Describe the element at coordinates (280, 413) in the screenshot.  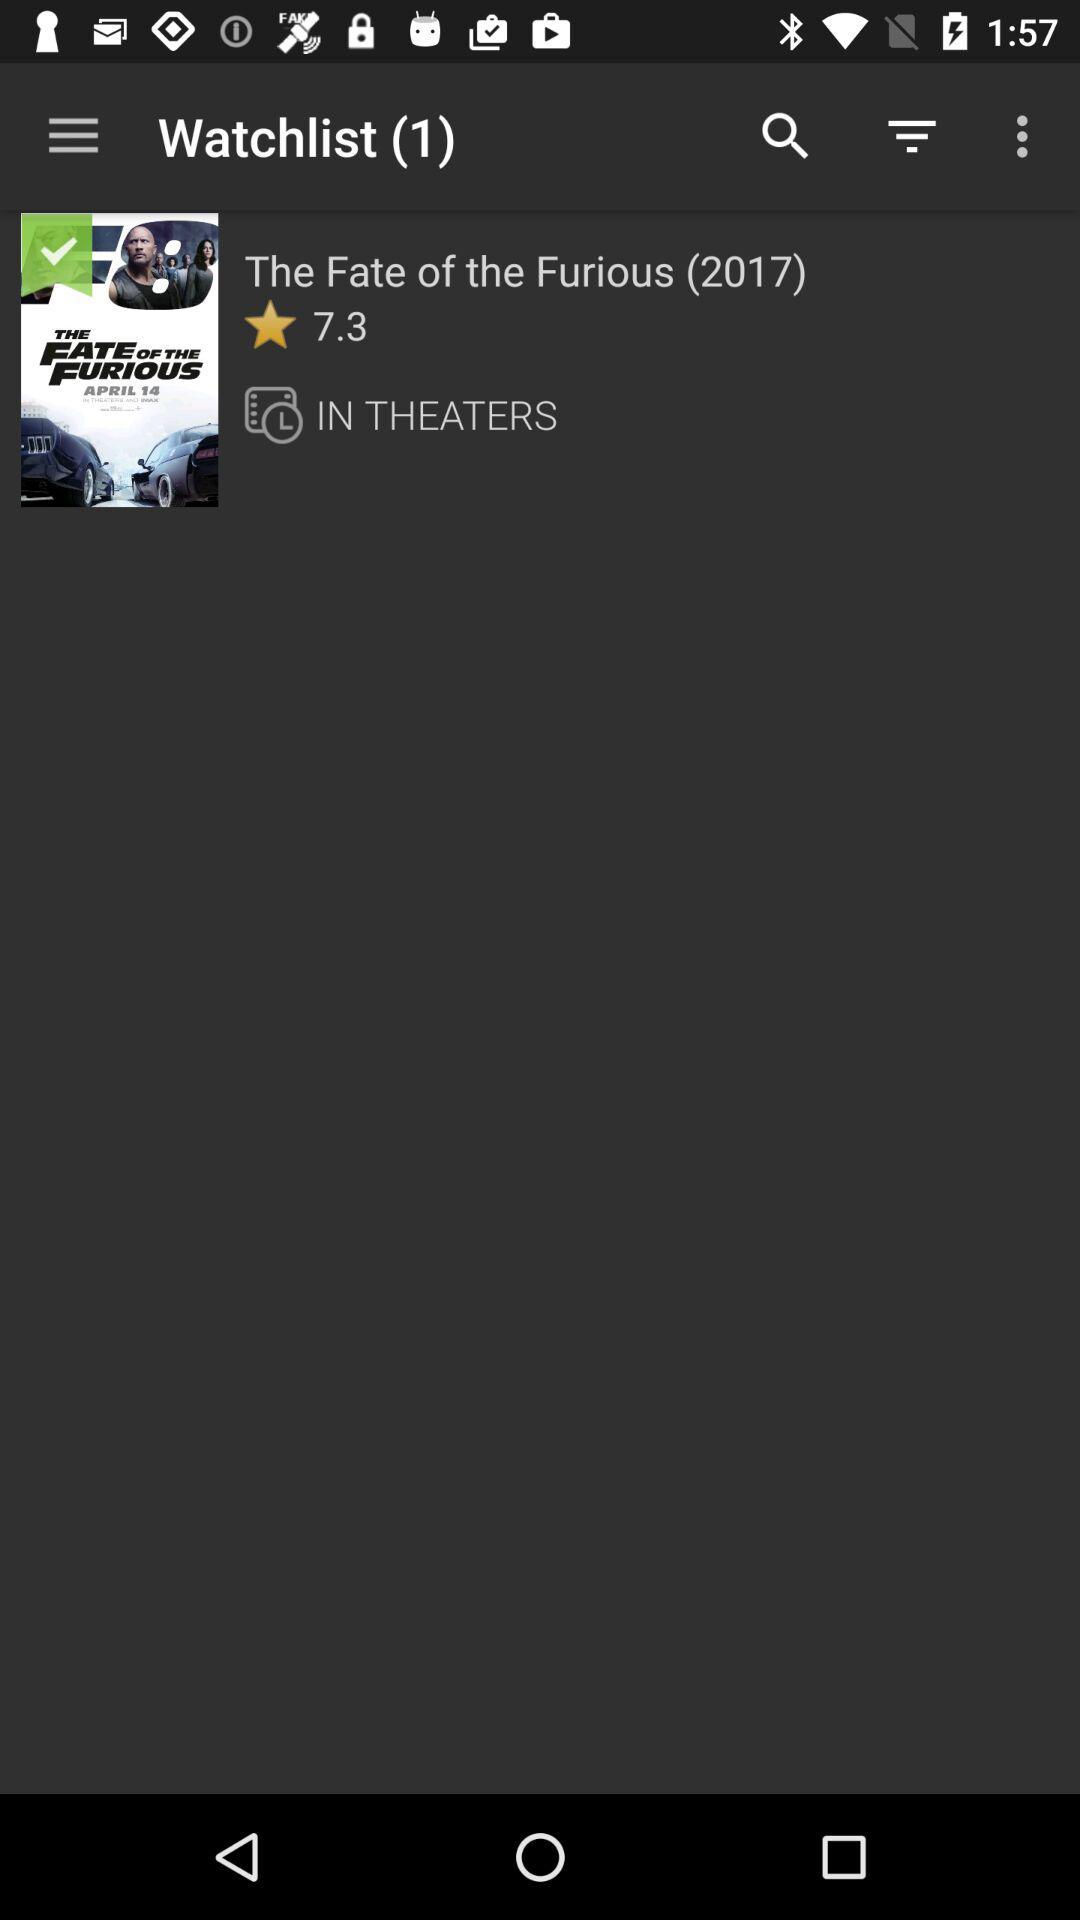
I see `the item next to the in theaters` at that location.